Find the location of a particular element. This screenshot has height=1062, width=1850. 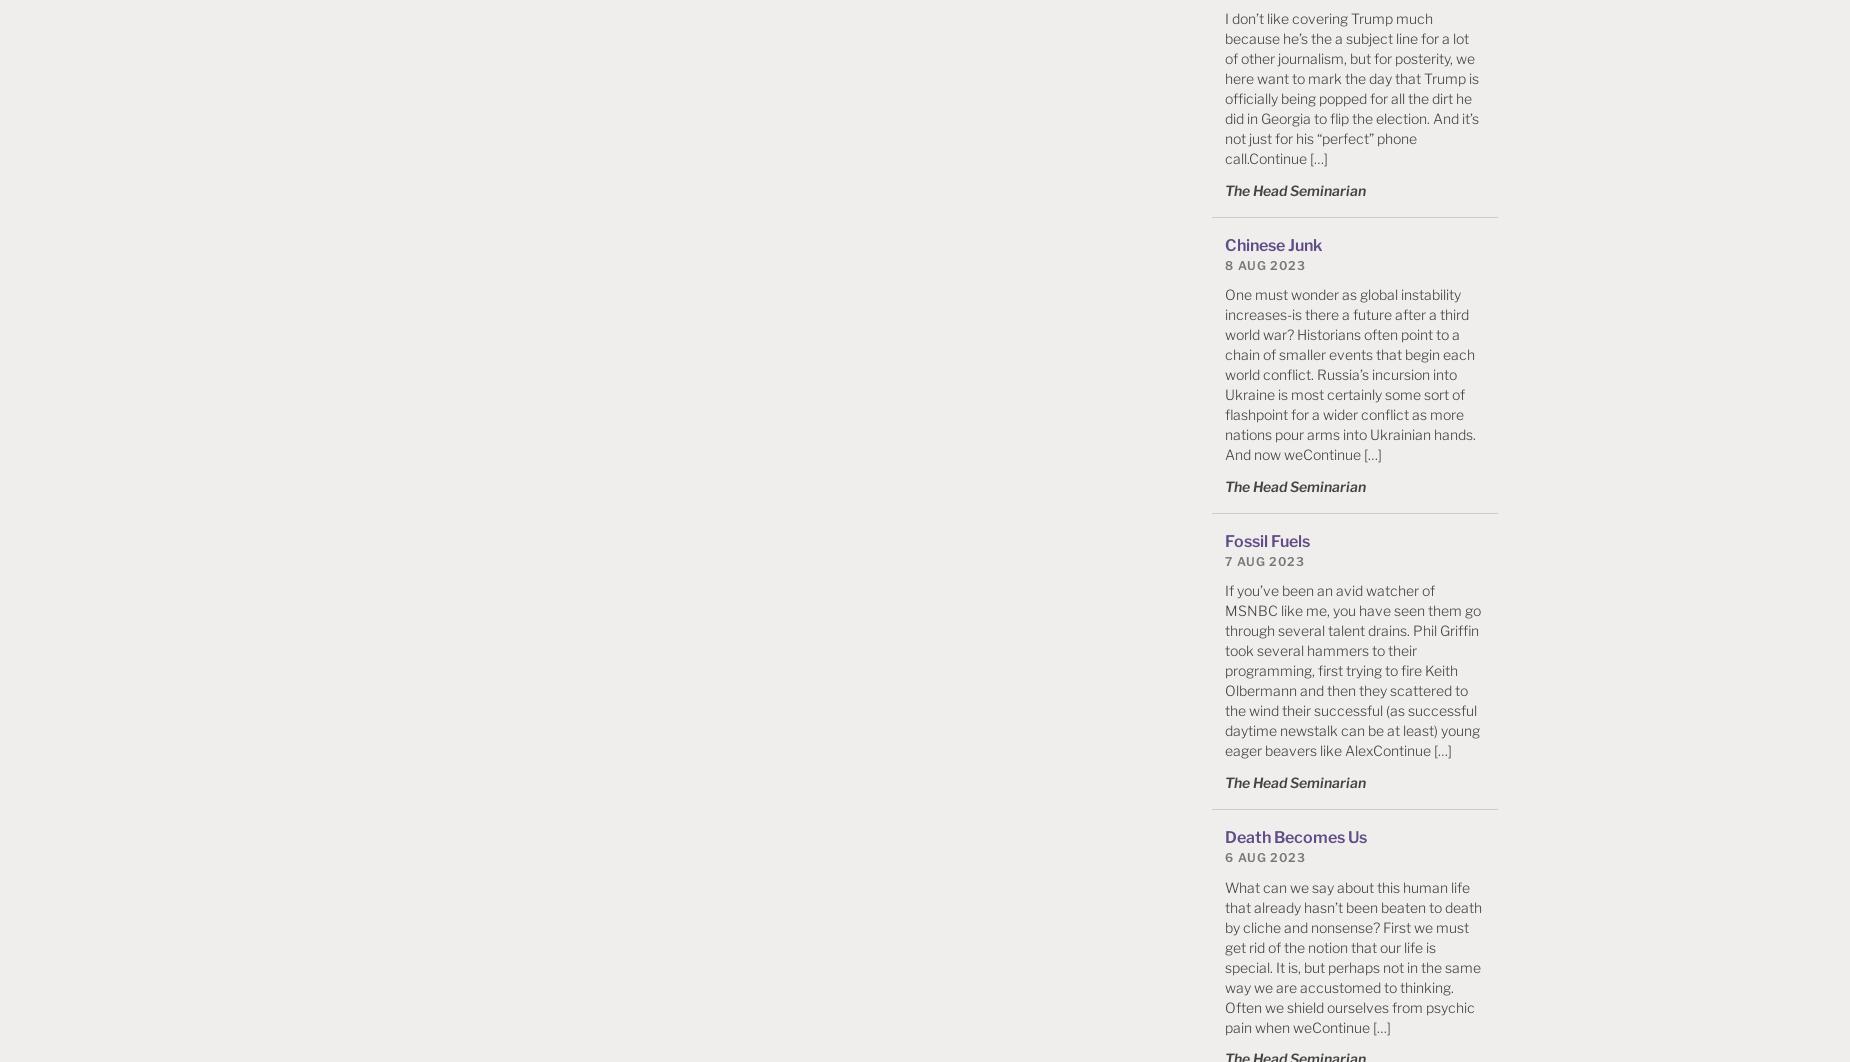

'One must wonder as global instability increases-is there a future after a third world war? Historians often point to a chain of smaller events that begin each world conflict. Russia’s incursion into Ukraine is most certainly some sort of flashpoint for a wider conflict as more nations pour arms into Ukrainian hands. And now weContinue […]' is located at coordinates (1224, 373).